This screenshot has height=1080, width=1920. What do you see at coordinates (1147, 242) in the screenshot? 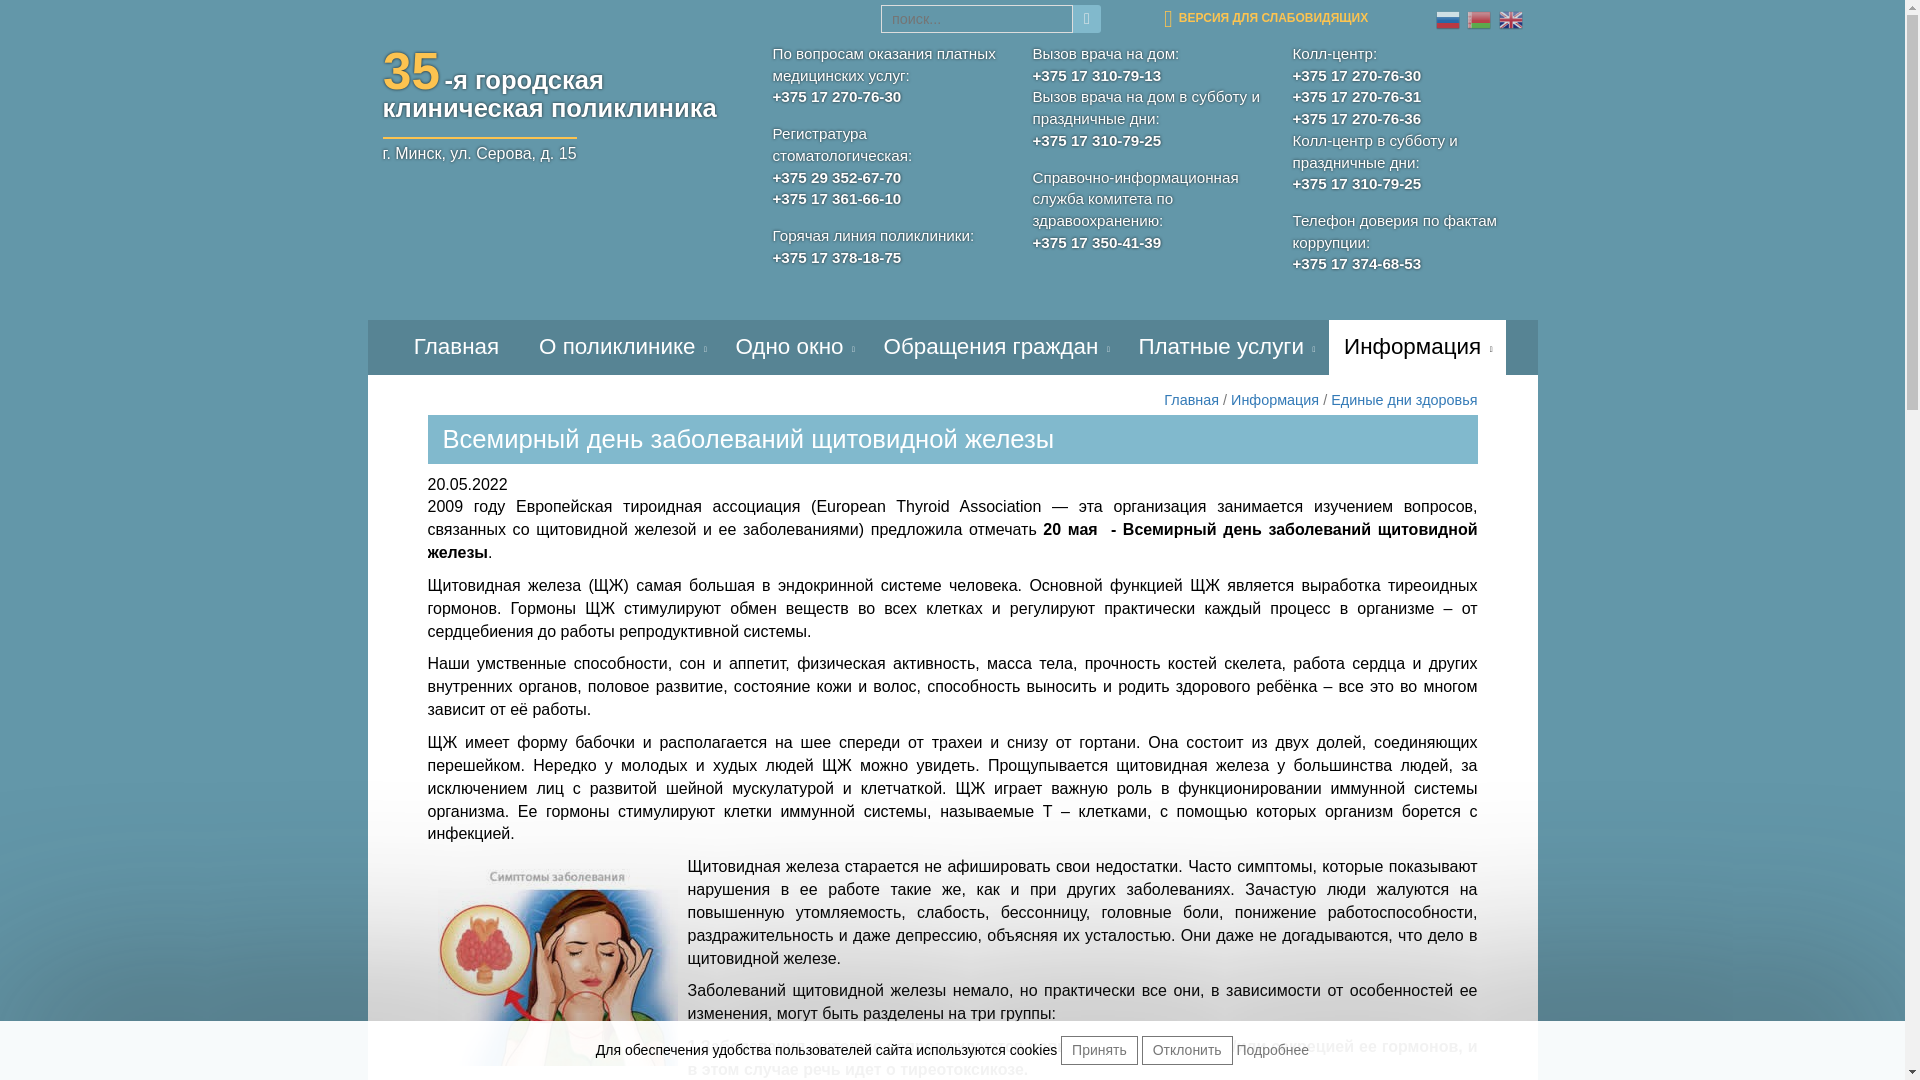
I see `'+375 17 350-41-39'` at bounding box center [1147, 242].